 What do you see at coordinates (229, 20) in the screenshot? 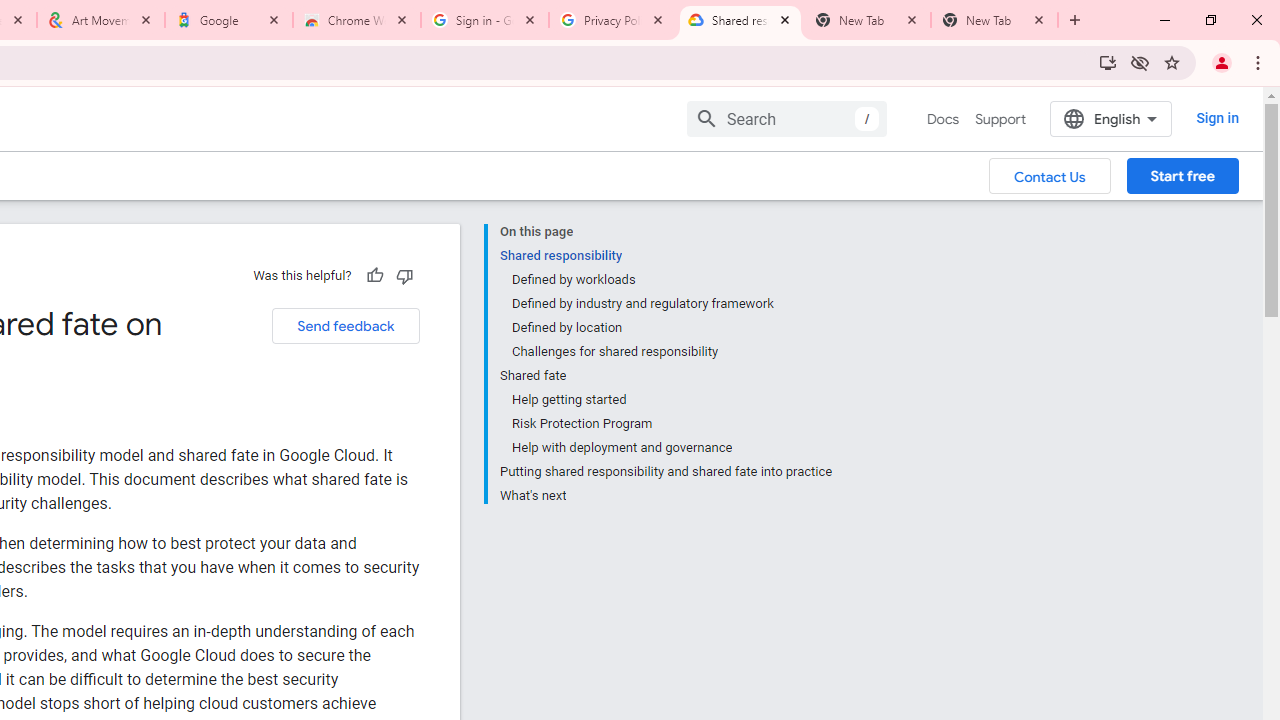
I see `'Google'` at bounding box center [229, 20].